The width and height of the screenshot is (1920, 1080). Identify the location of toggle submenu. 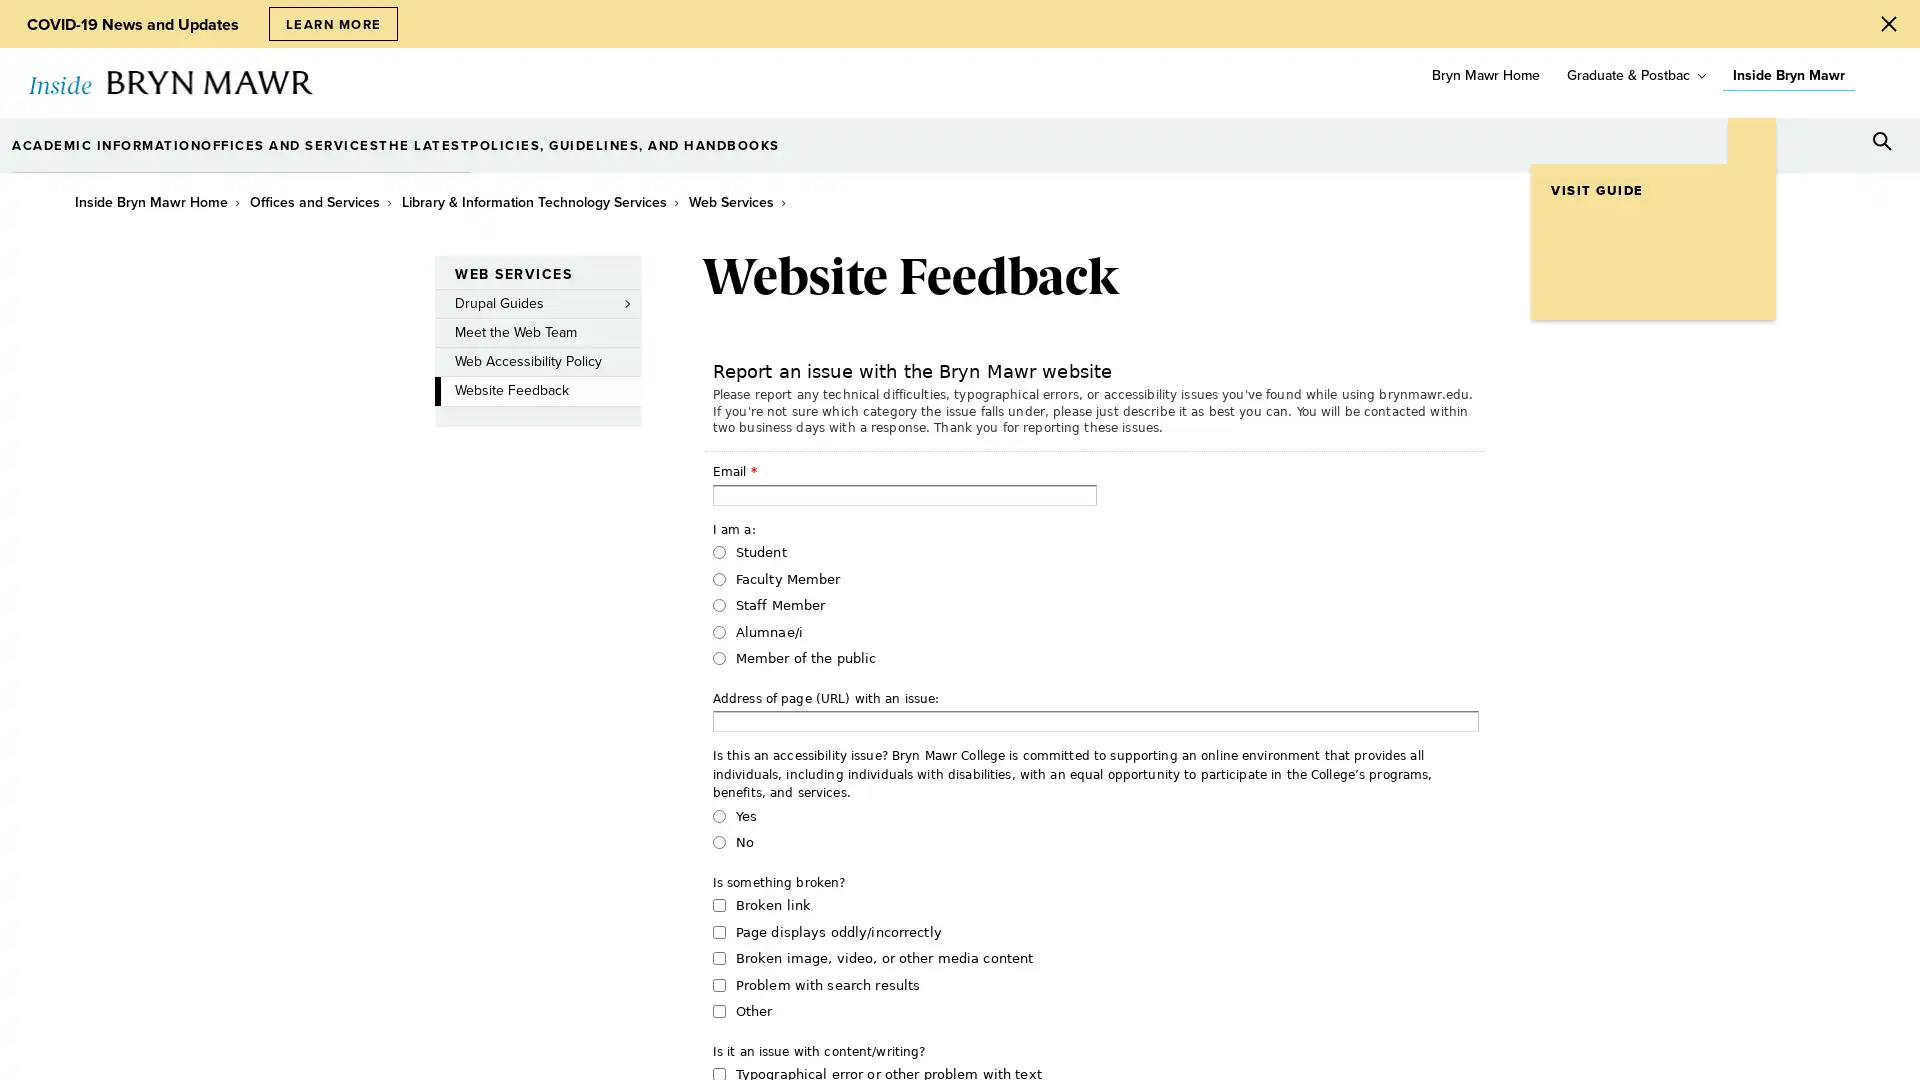
(230, 130).